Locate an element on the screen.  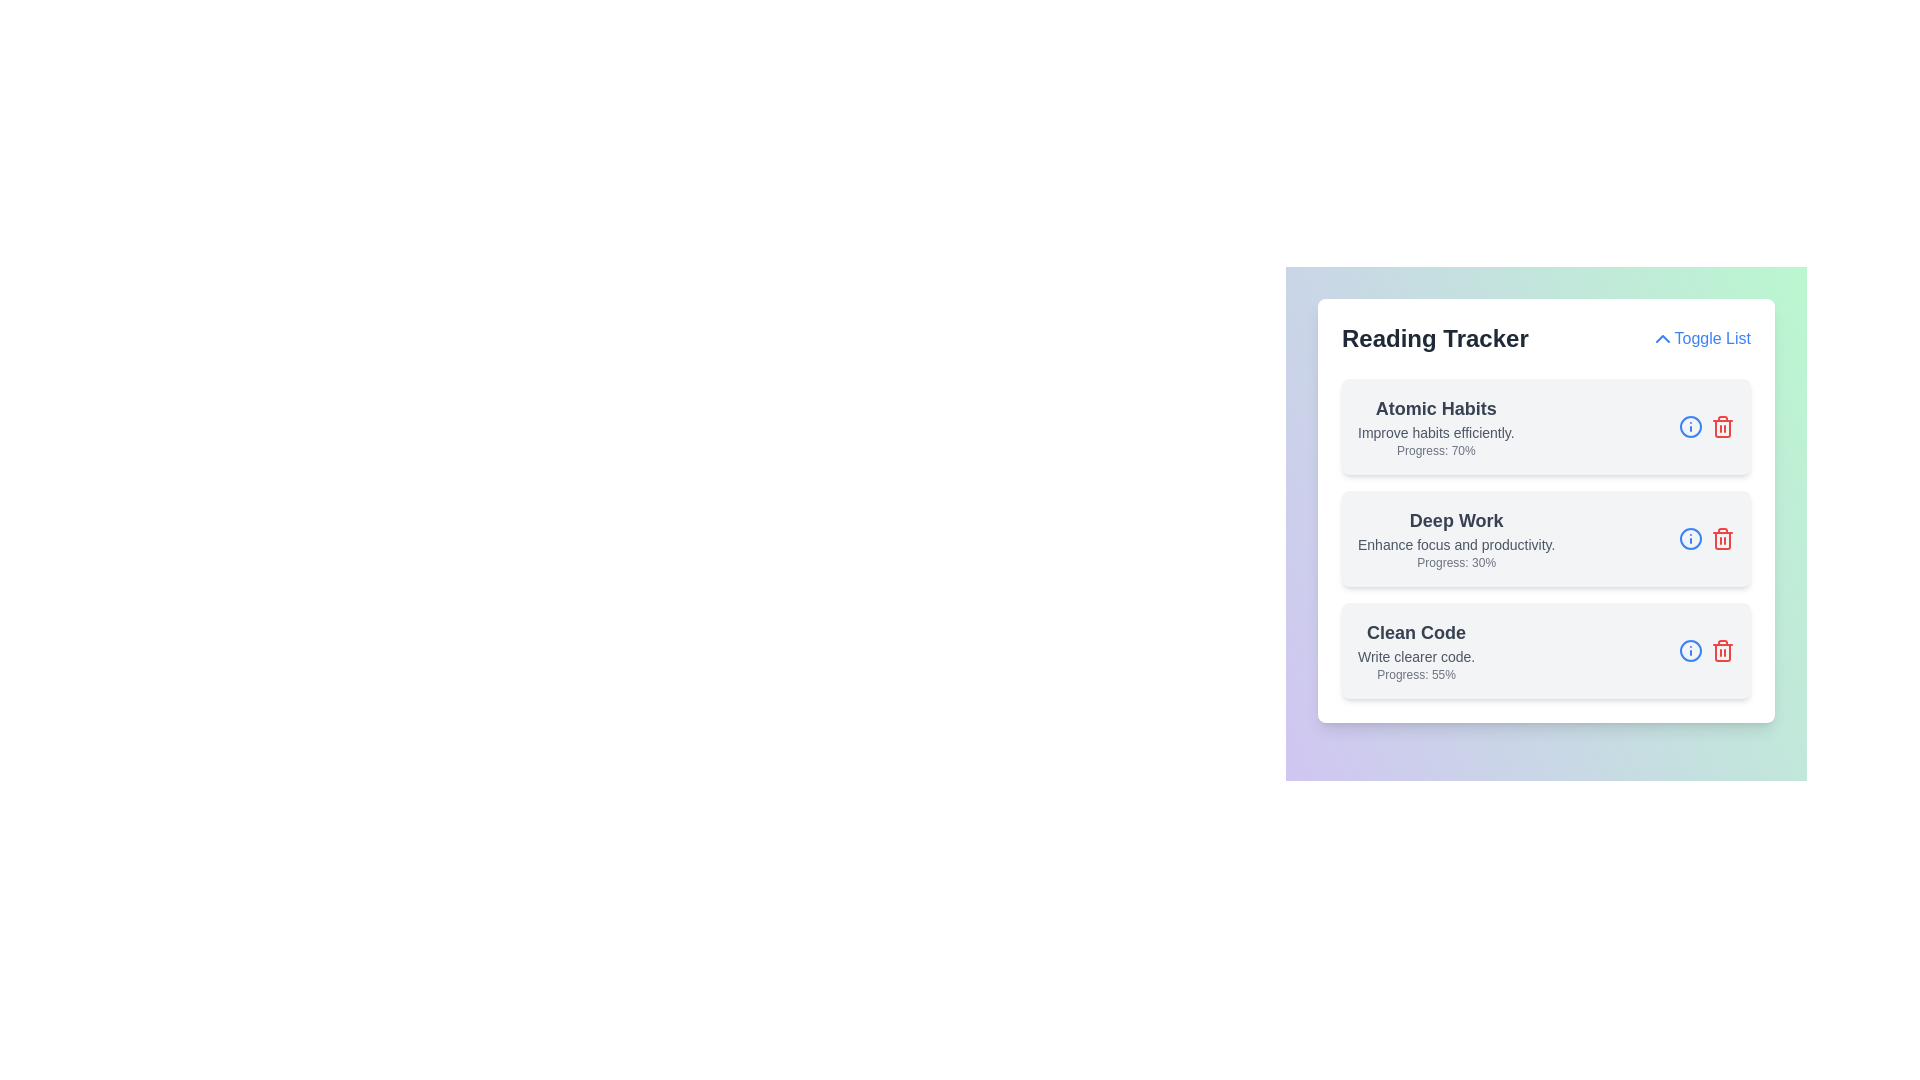
the delete button located on the far right side of the first task in the 'Reading Tracker' section is located at coordinates (1722, 426).